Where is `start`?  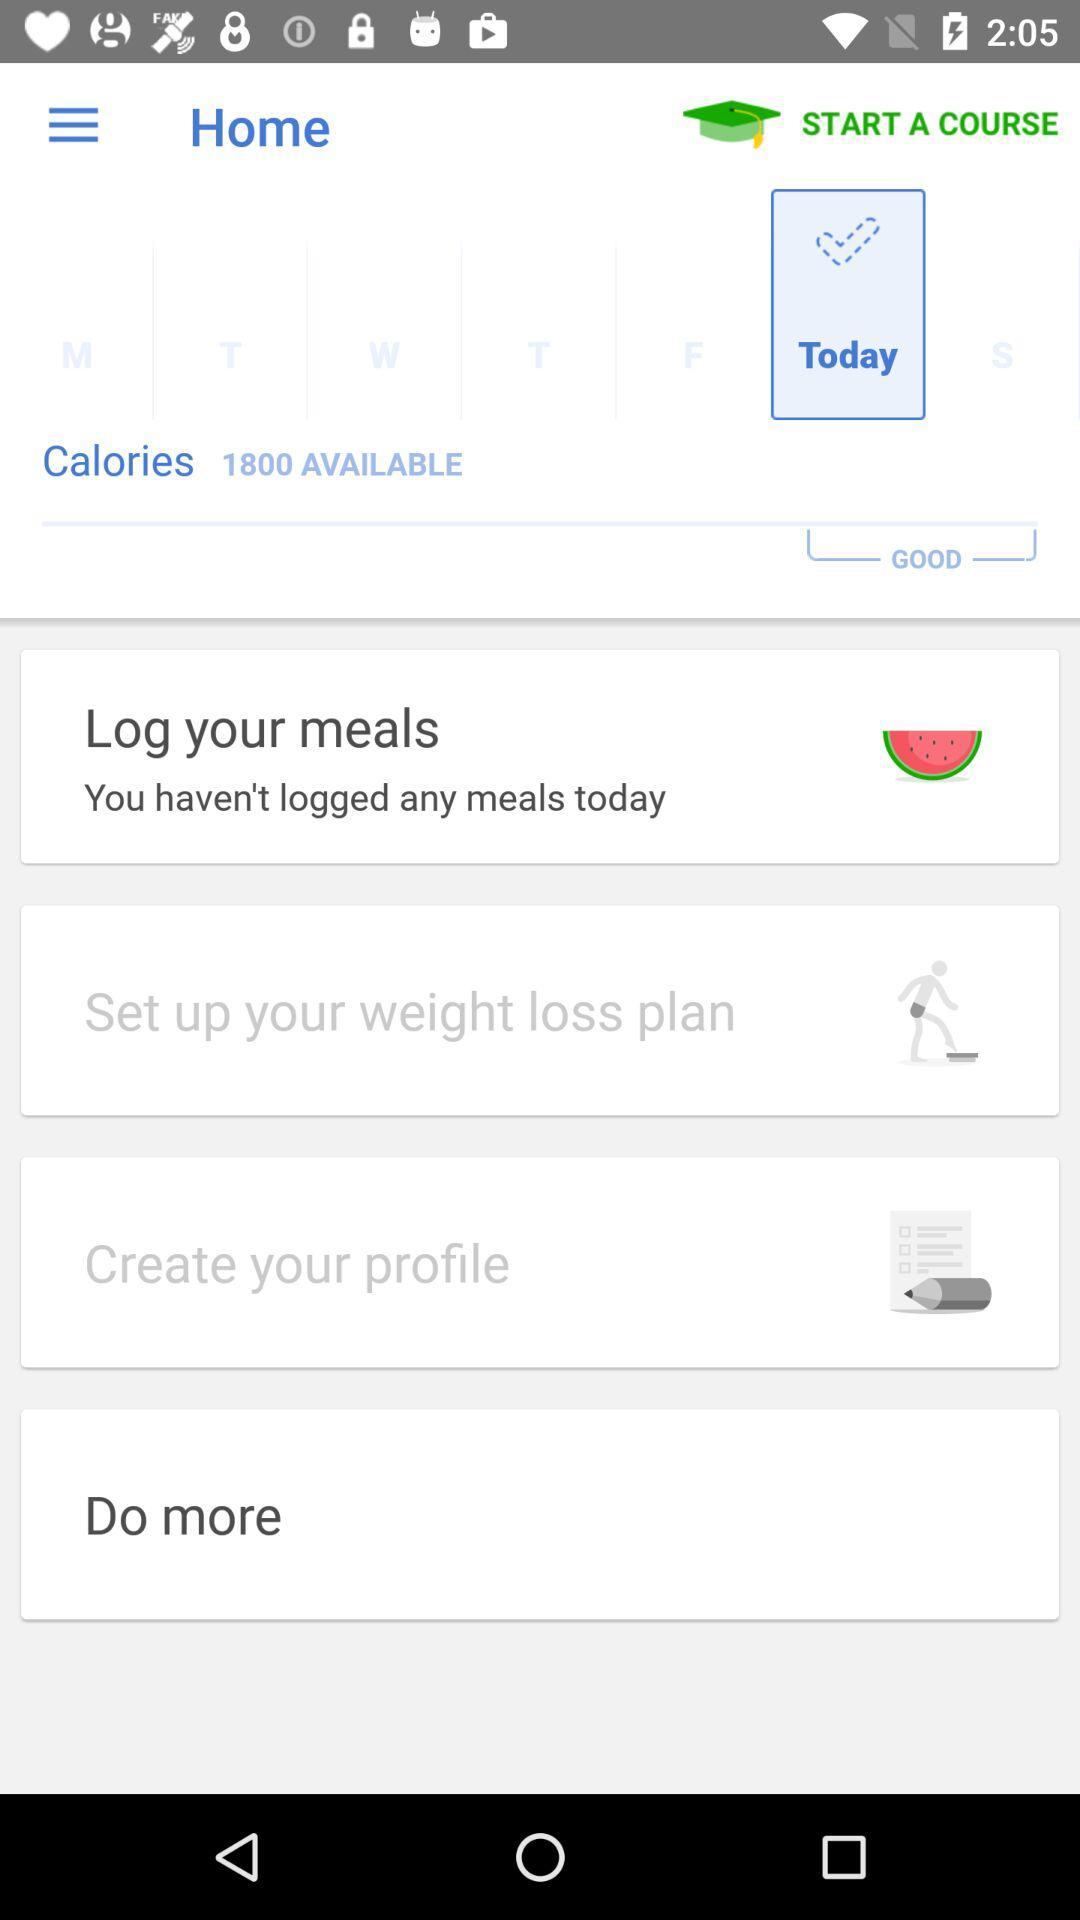 start is located at coordinates (870, 124).